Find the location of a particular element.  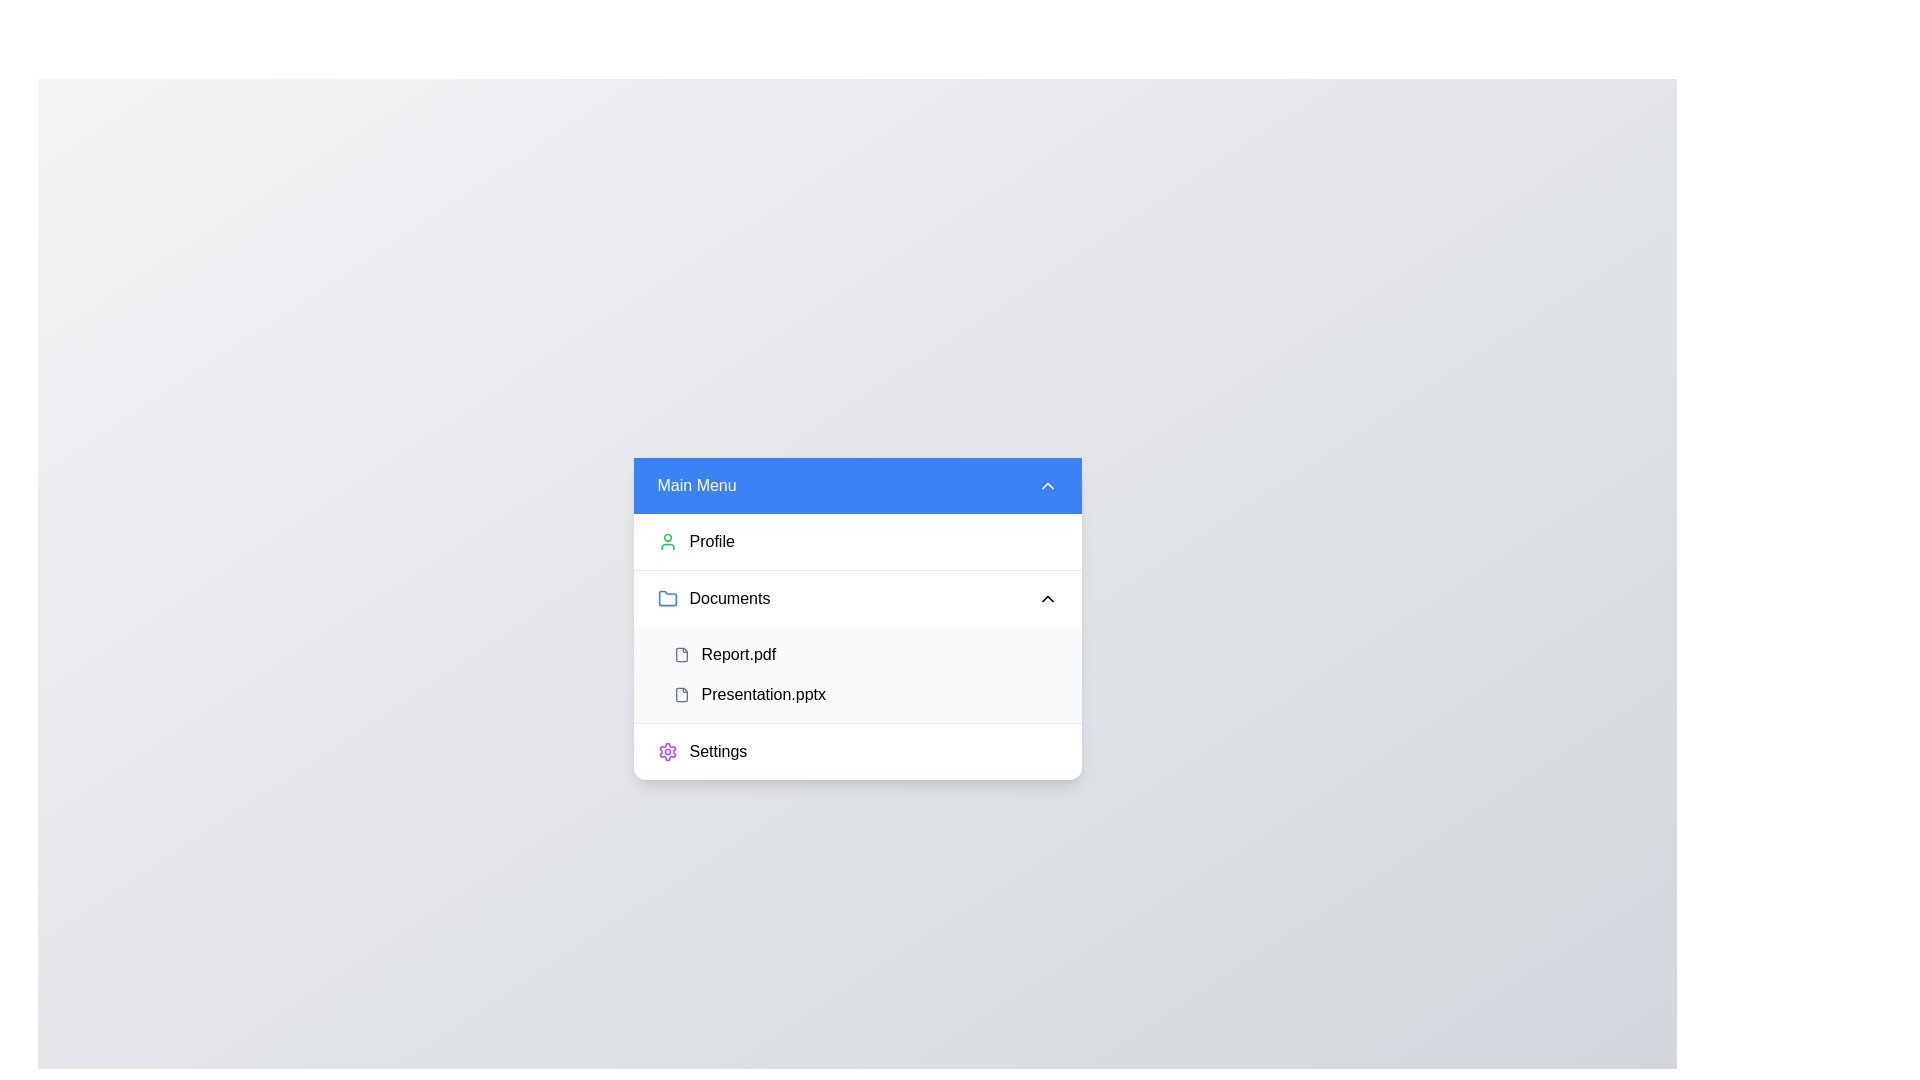

the file icon for the presentation file labeled 'Presentation.pptx', which is the fourth entry in the list under the 'Documents' category in the main menu interface is located at coordinates (681, 693).